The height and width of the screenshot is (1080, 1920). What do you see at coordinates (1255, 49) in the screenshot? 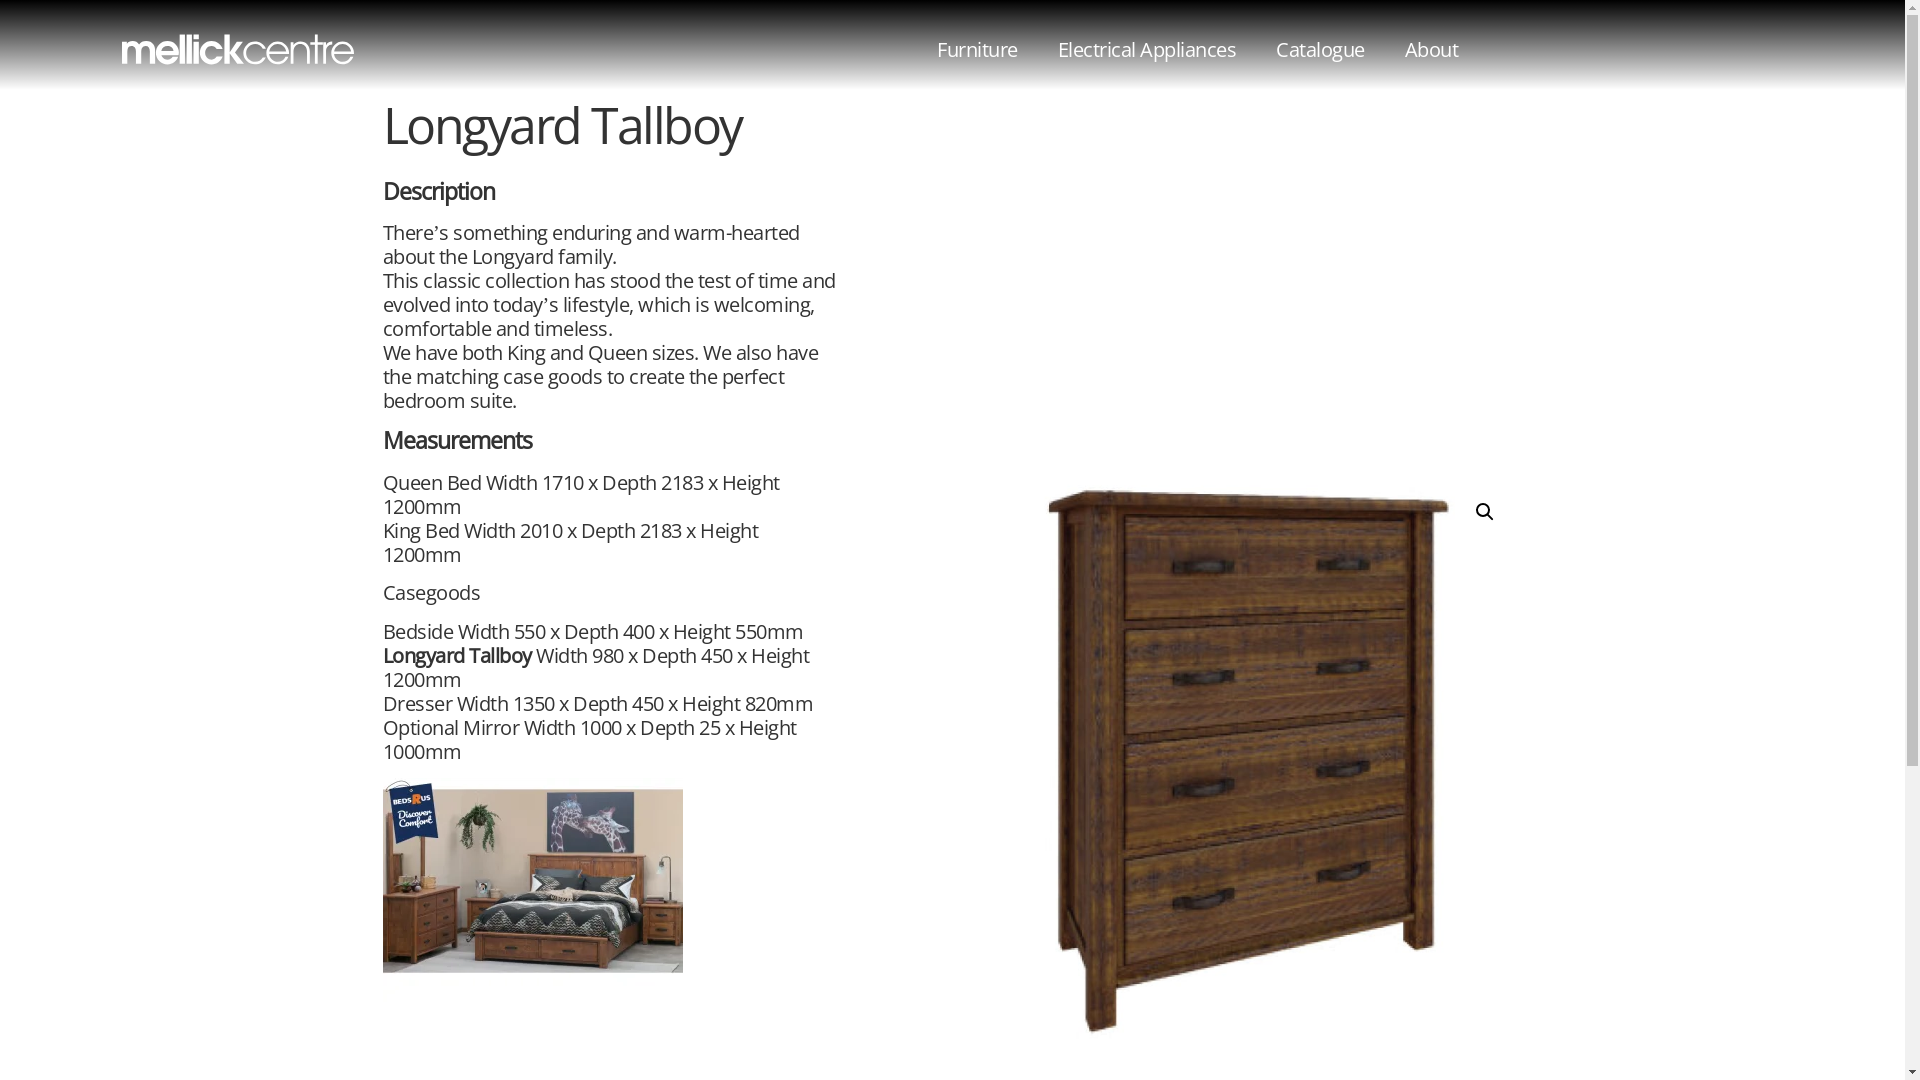
I see `'Catalogue'` at bounding box center [1255, 49].